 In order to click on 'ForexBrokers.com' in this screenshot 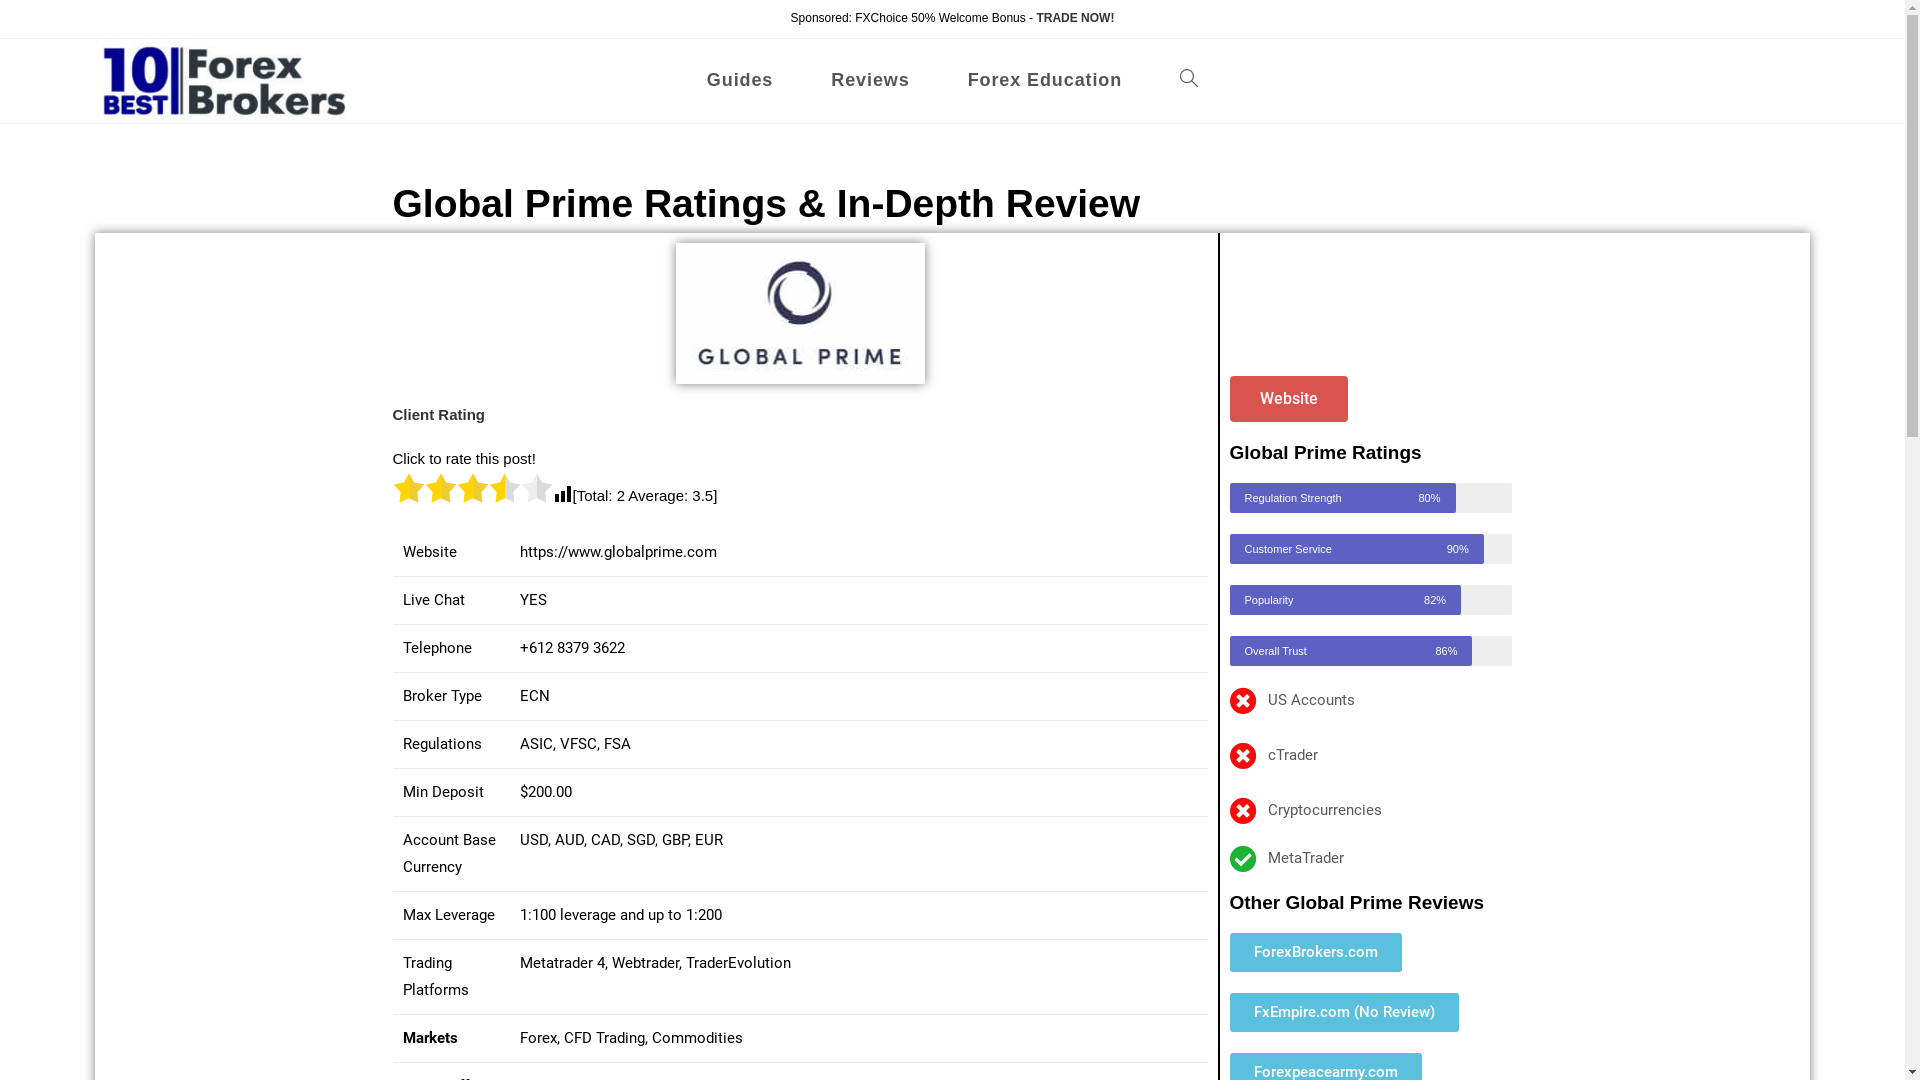, I will do `click(1315, 951)`.